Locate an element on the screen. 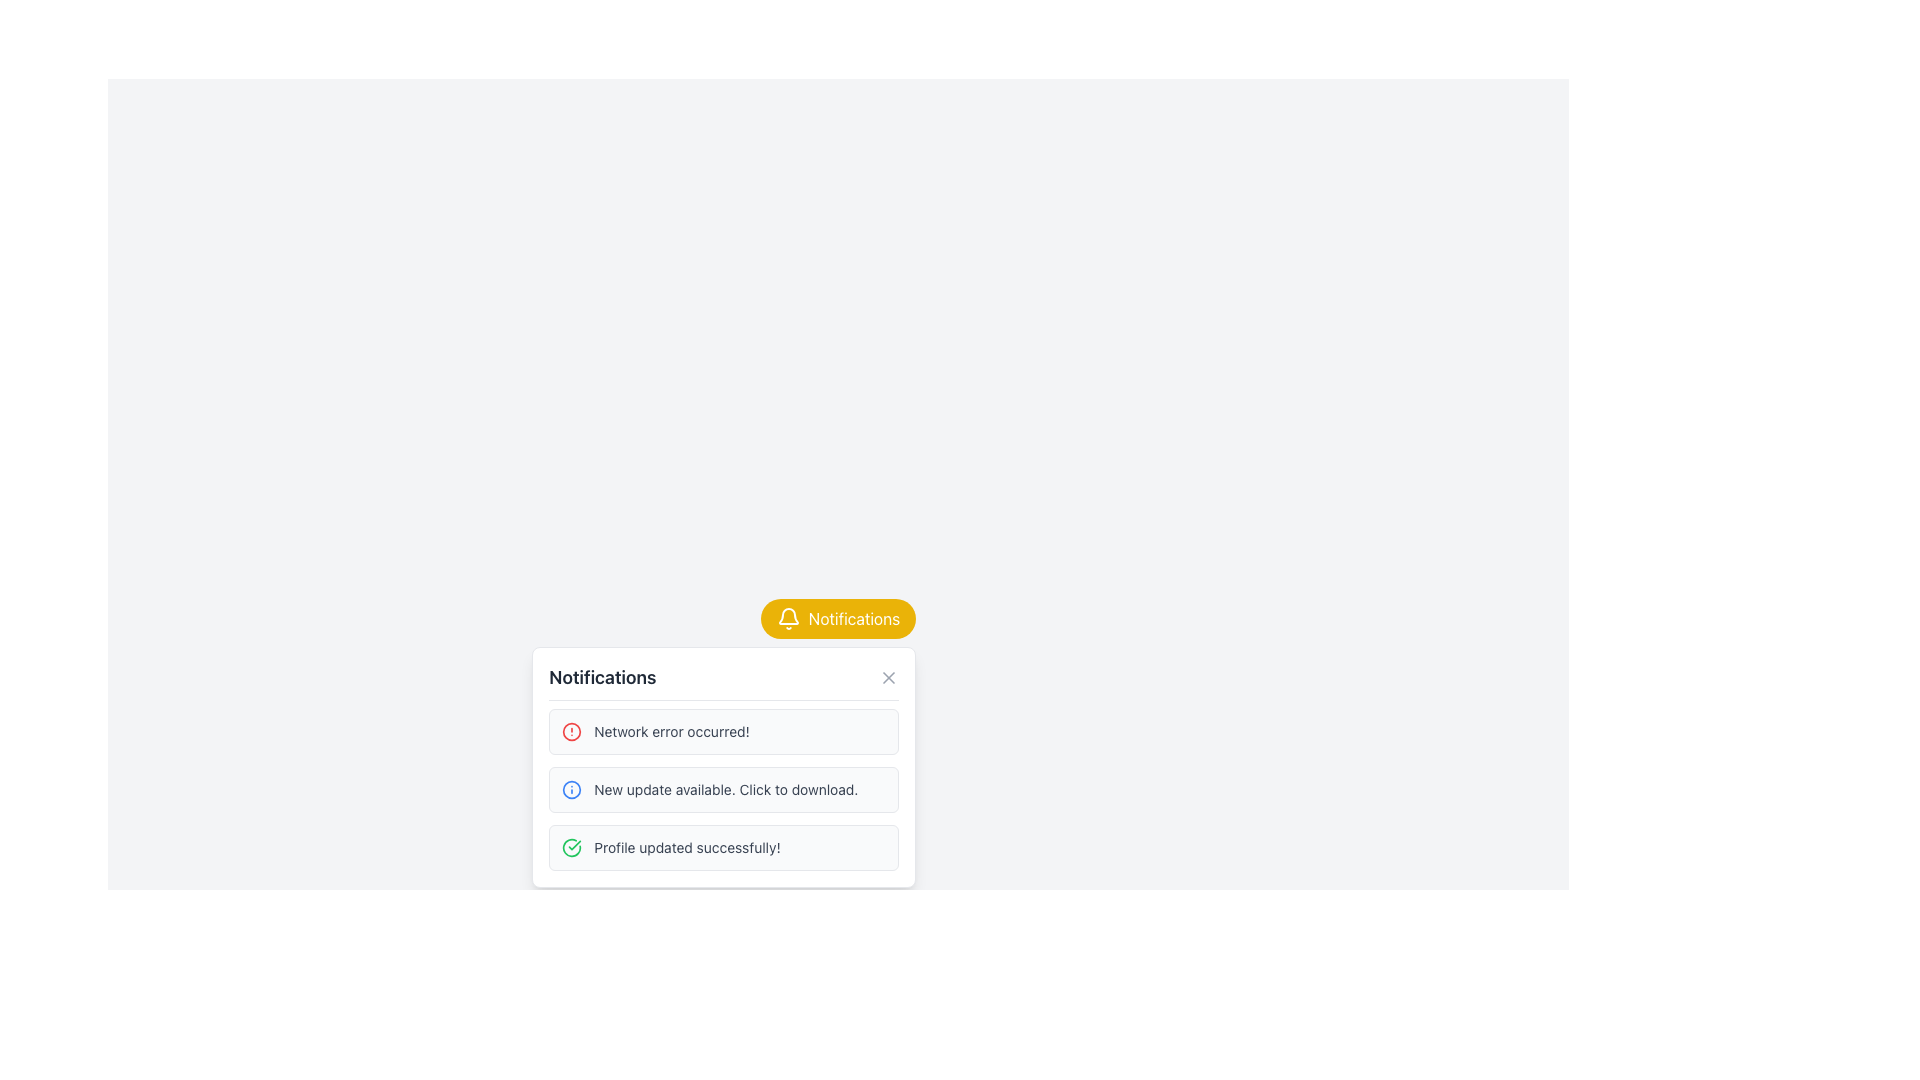 This screenshot has height=1080, width=1920. the innermost circular component of the blue information icon located in the top right area of the notification section is located at coordinates (571, 789).